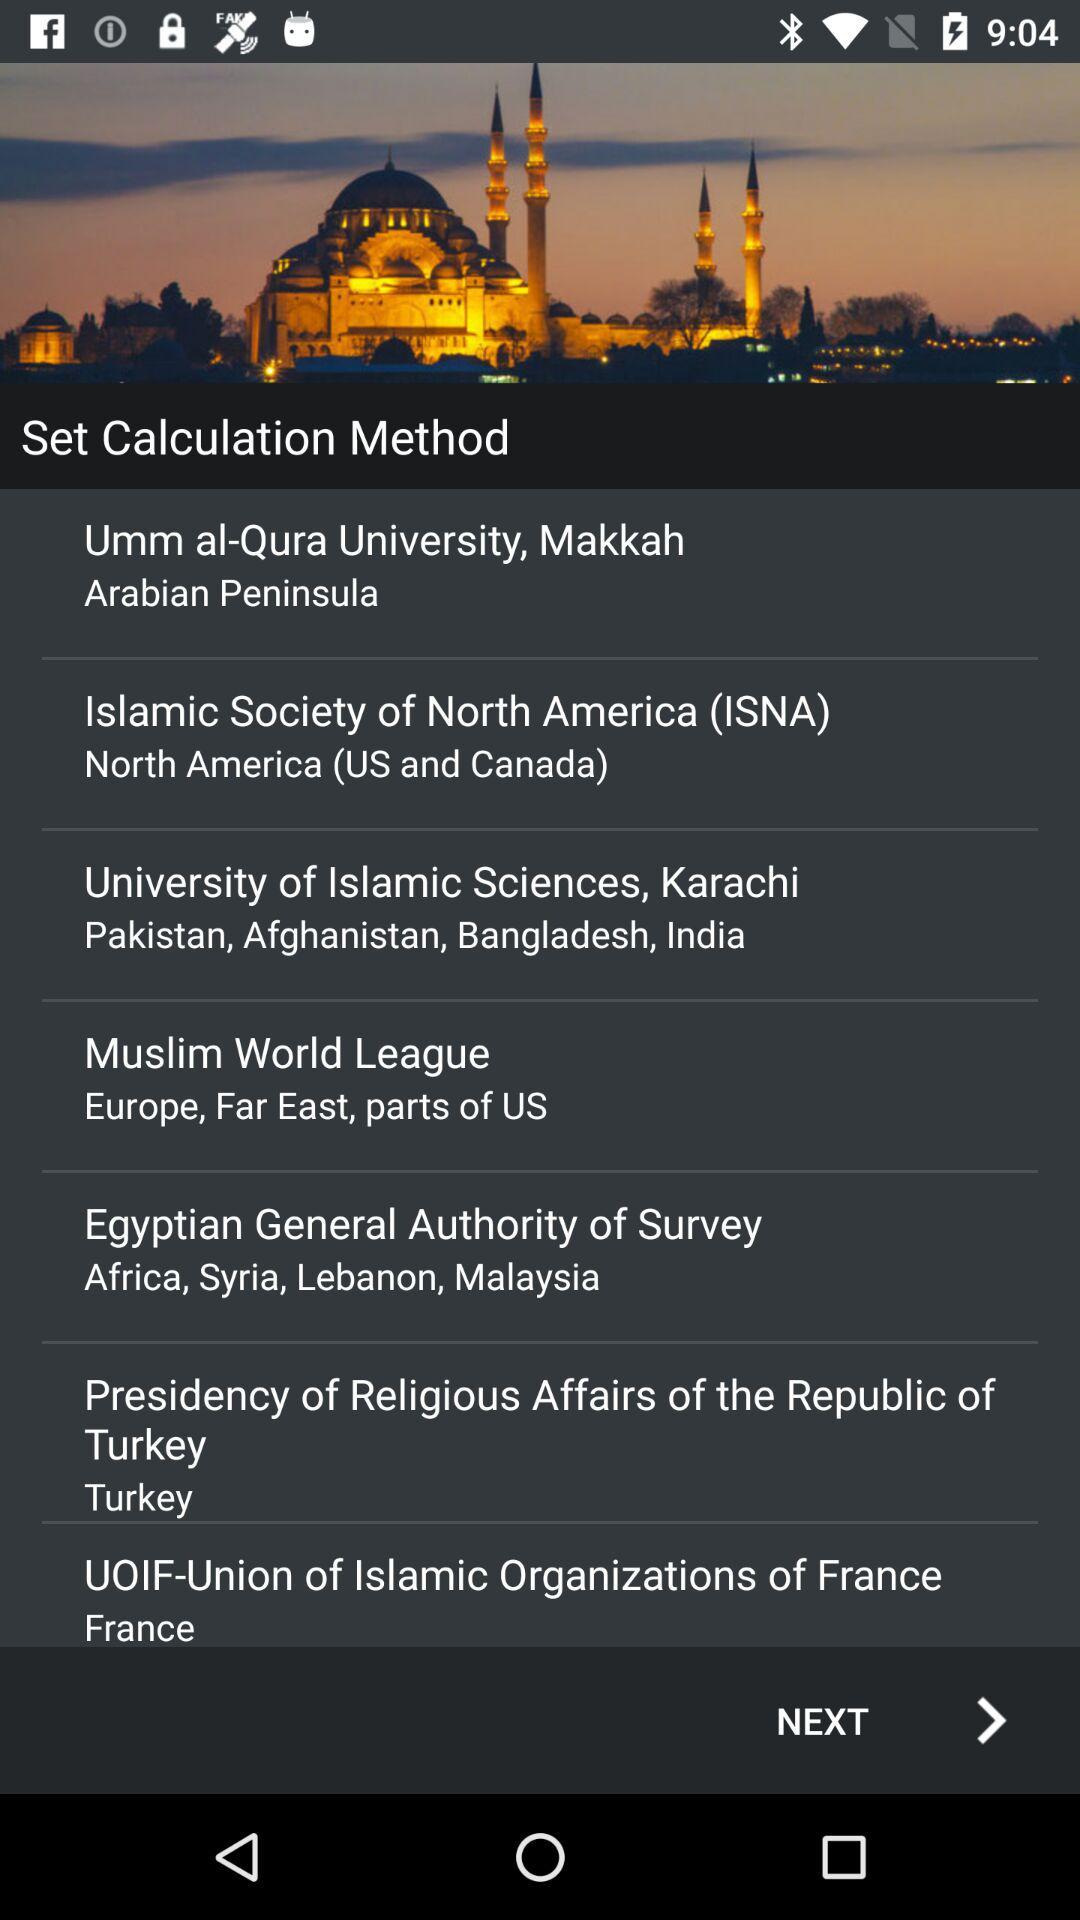  What do you see at coordinates (540, 1274) in the screenshot?
I see `africa syria lebanon app` at bounding box center [540, 1274].